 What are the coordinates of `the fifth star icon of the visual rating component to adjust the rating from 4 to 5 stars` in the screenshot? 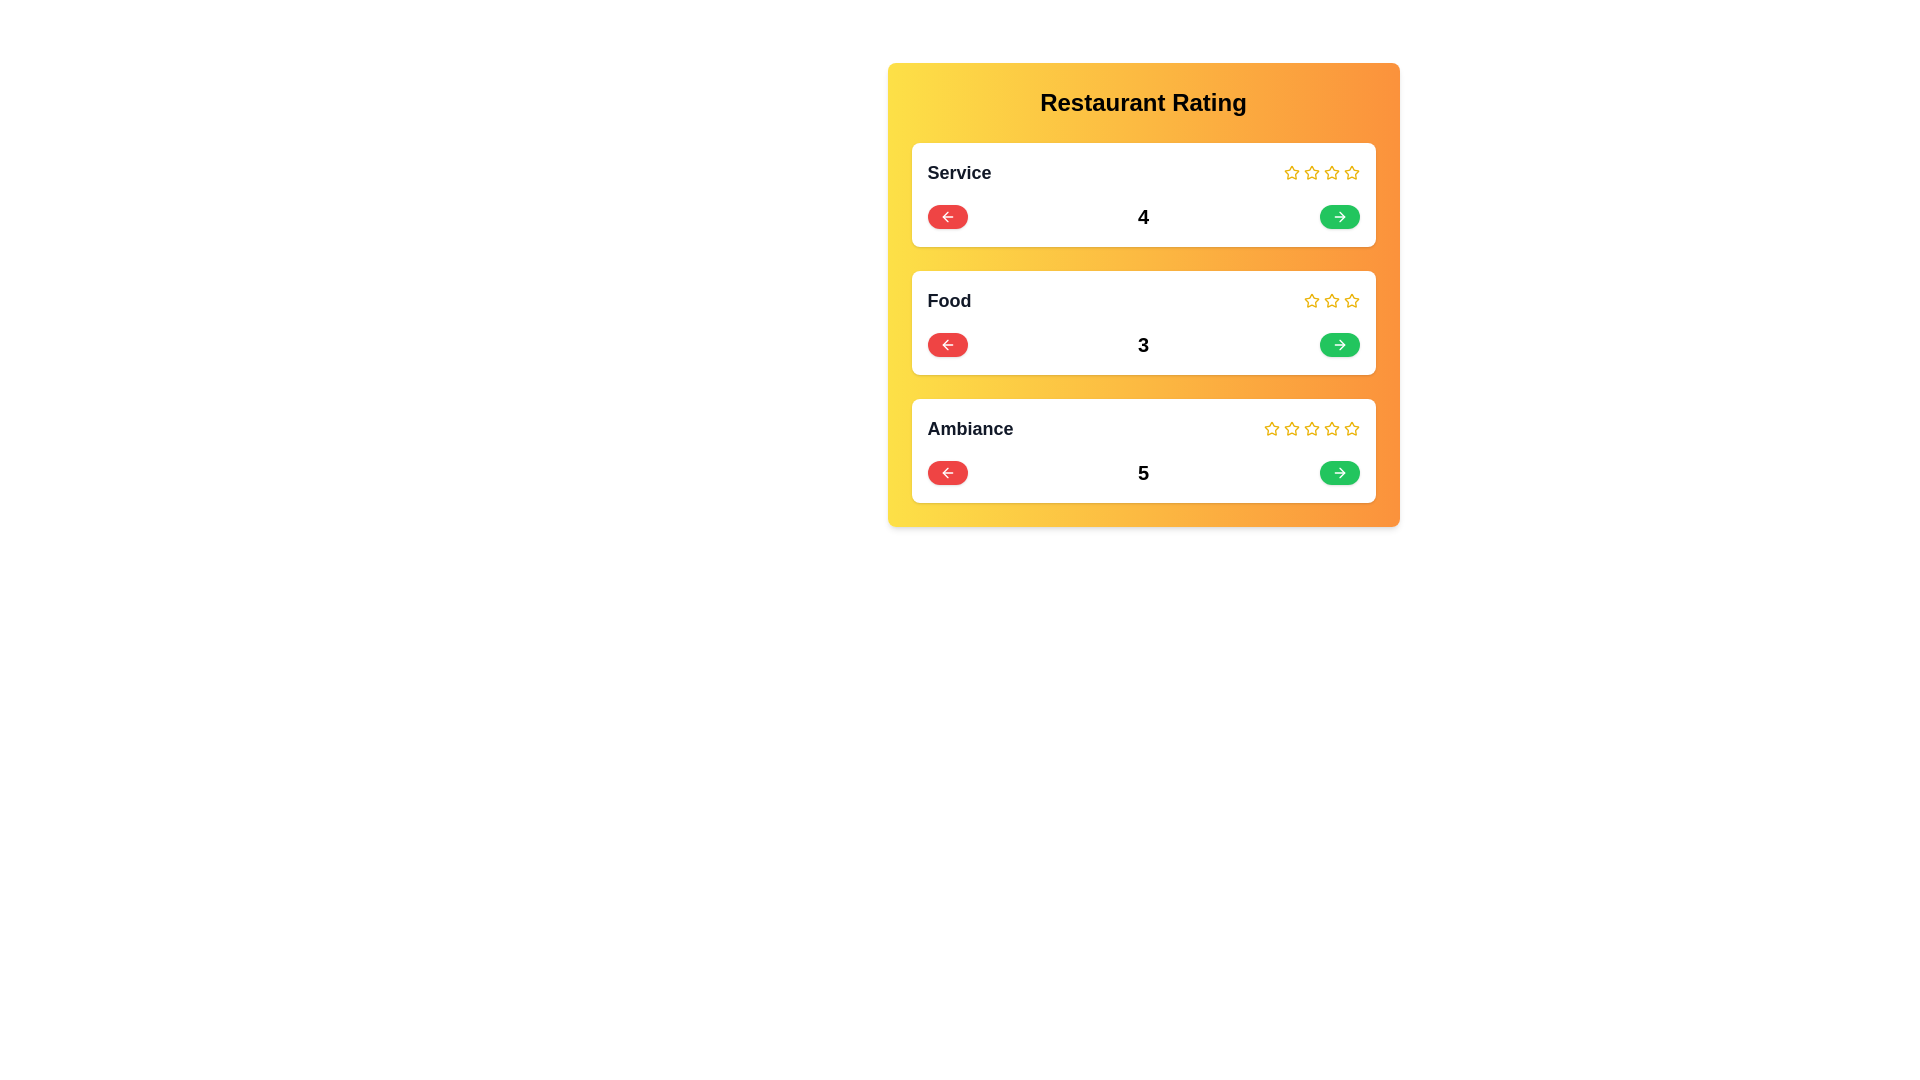 It's located at (1321, 172).